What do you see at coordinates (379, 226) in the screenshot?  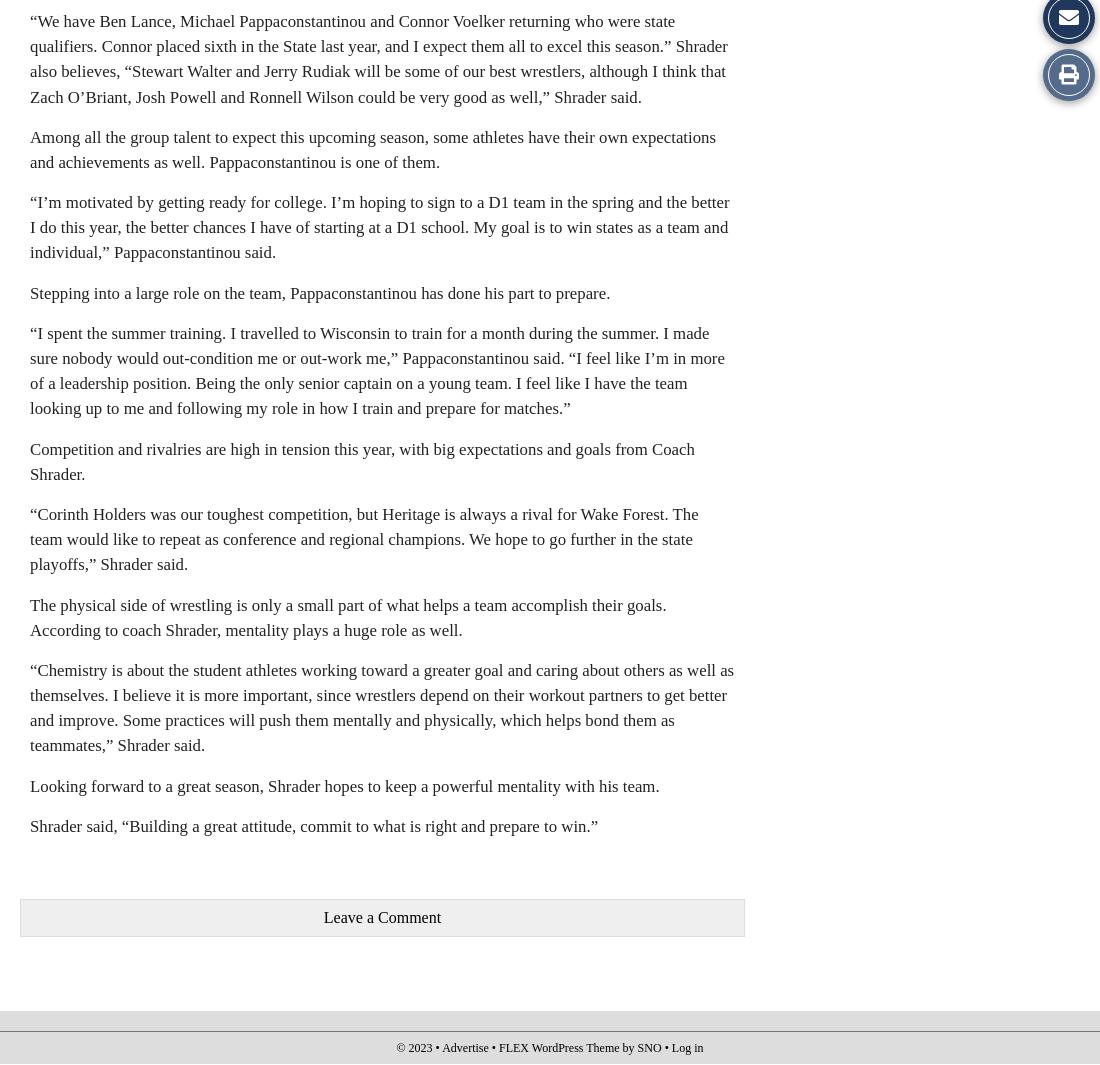 I see `'“I’m motivated by getting ready for college. I’m hoping to sign to a D1 team in the spring and the better I do this year, the better chances I have of starting at a D1 school. My goal is to win states as a team and individual,” Pappaconstantinou said.'` at bounding box center [379, 226].